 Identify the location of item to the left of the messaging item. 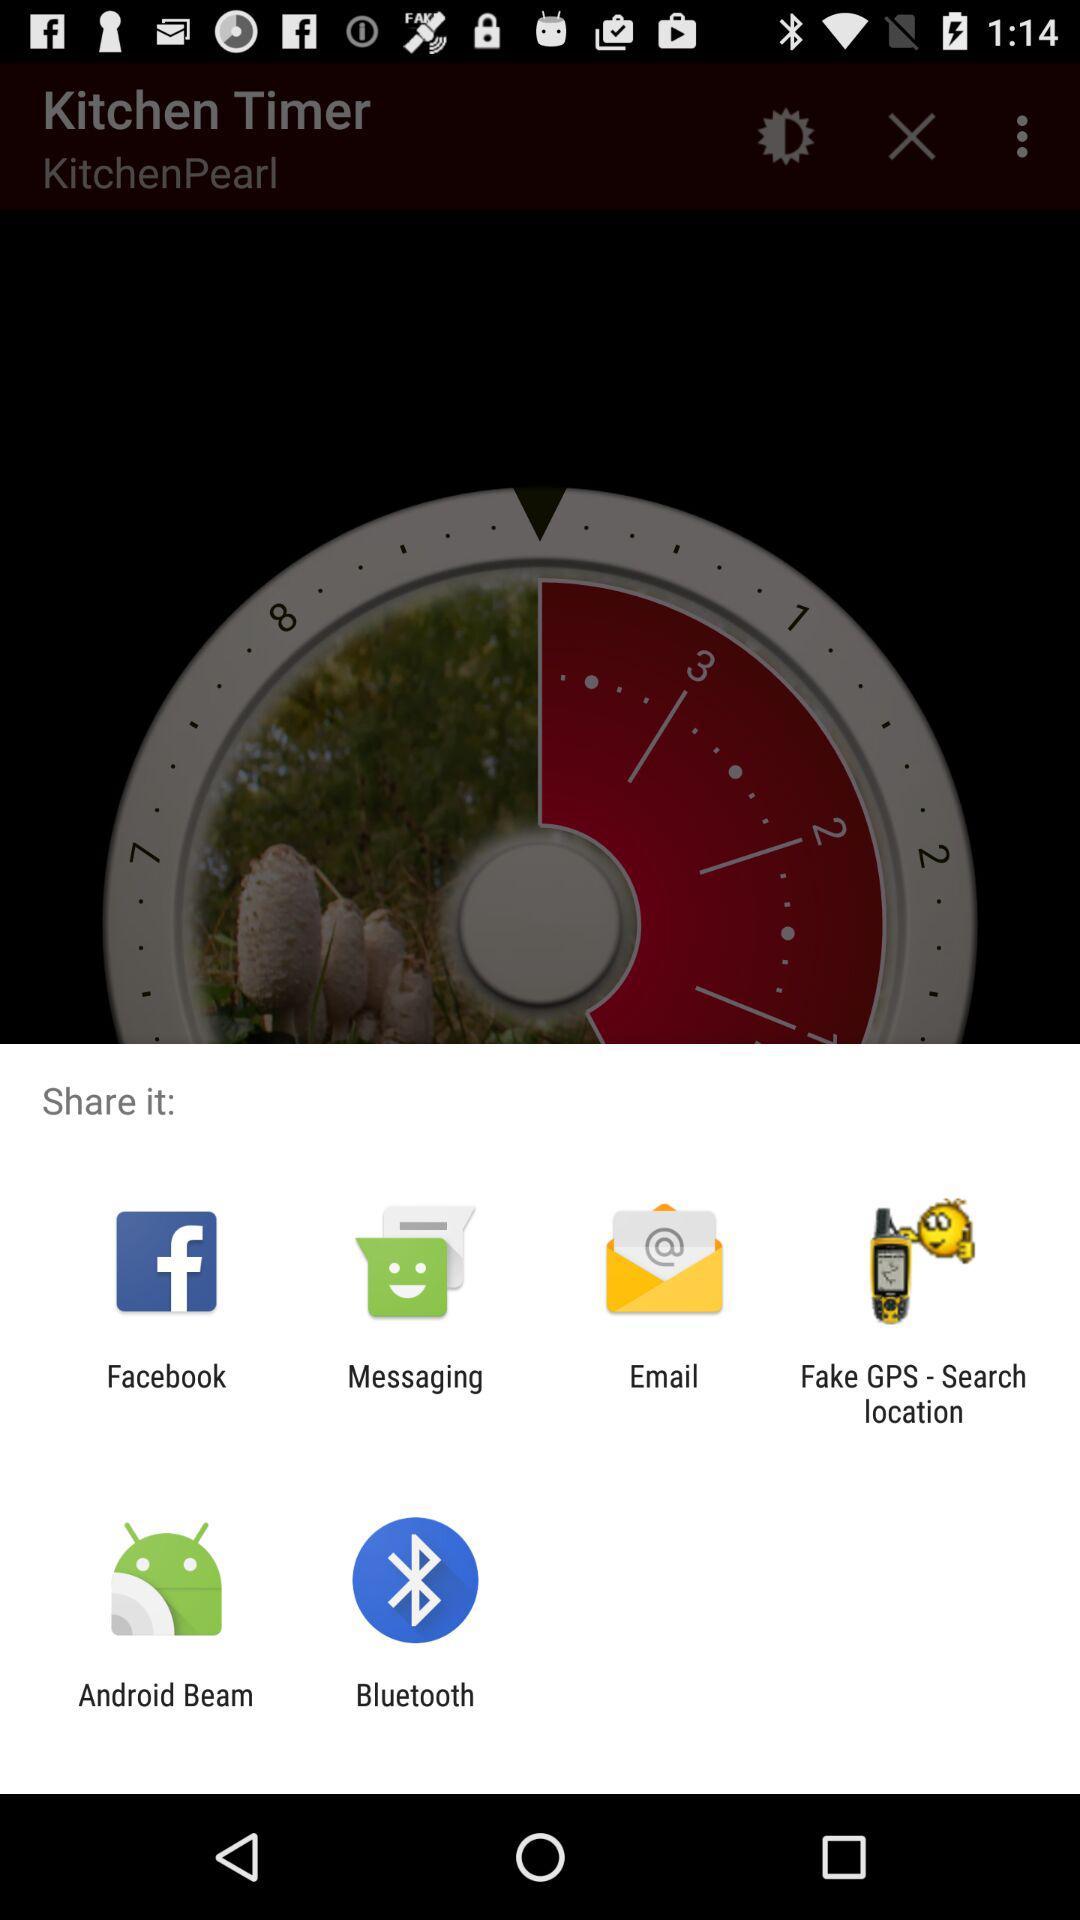
(165, 1392).